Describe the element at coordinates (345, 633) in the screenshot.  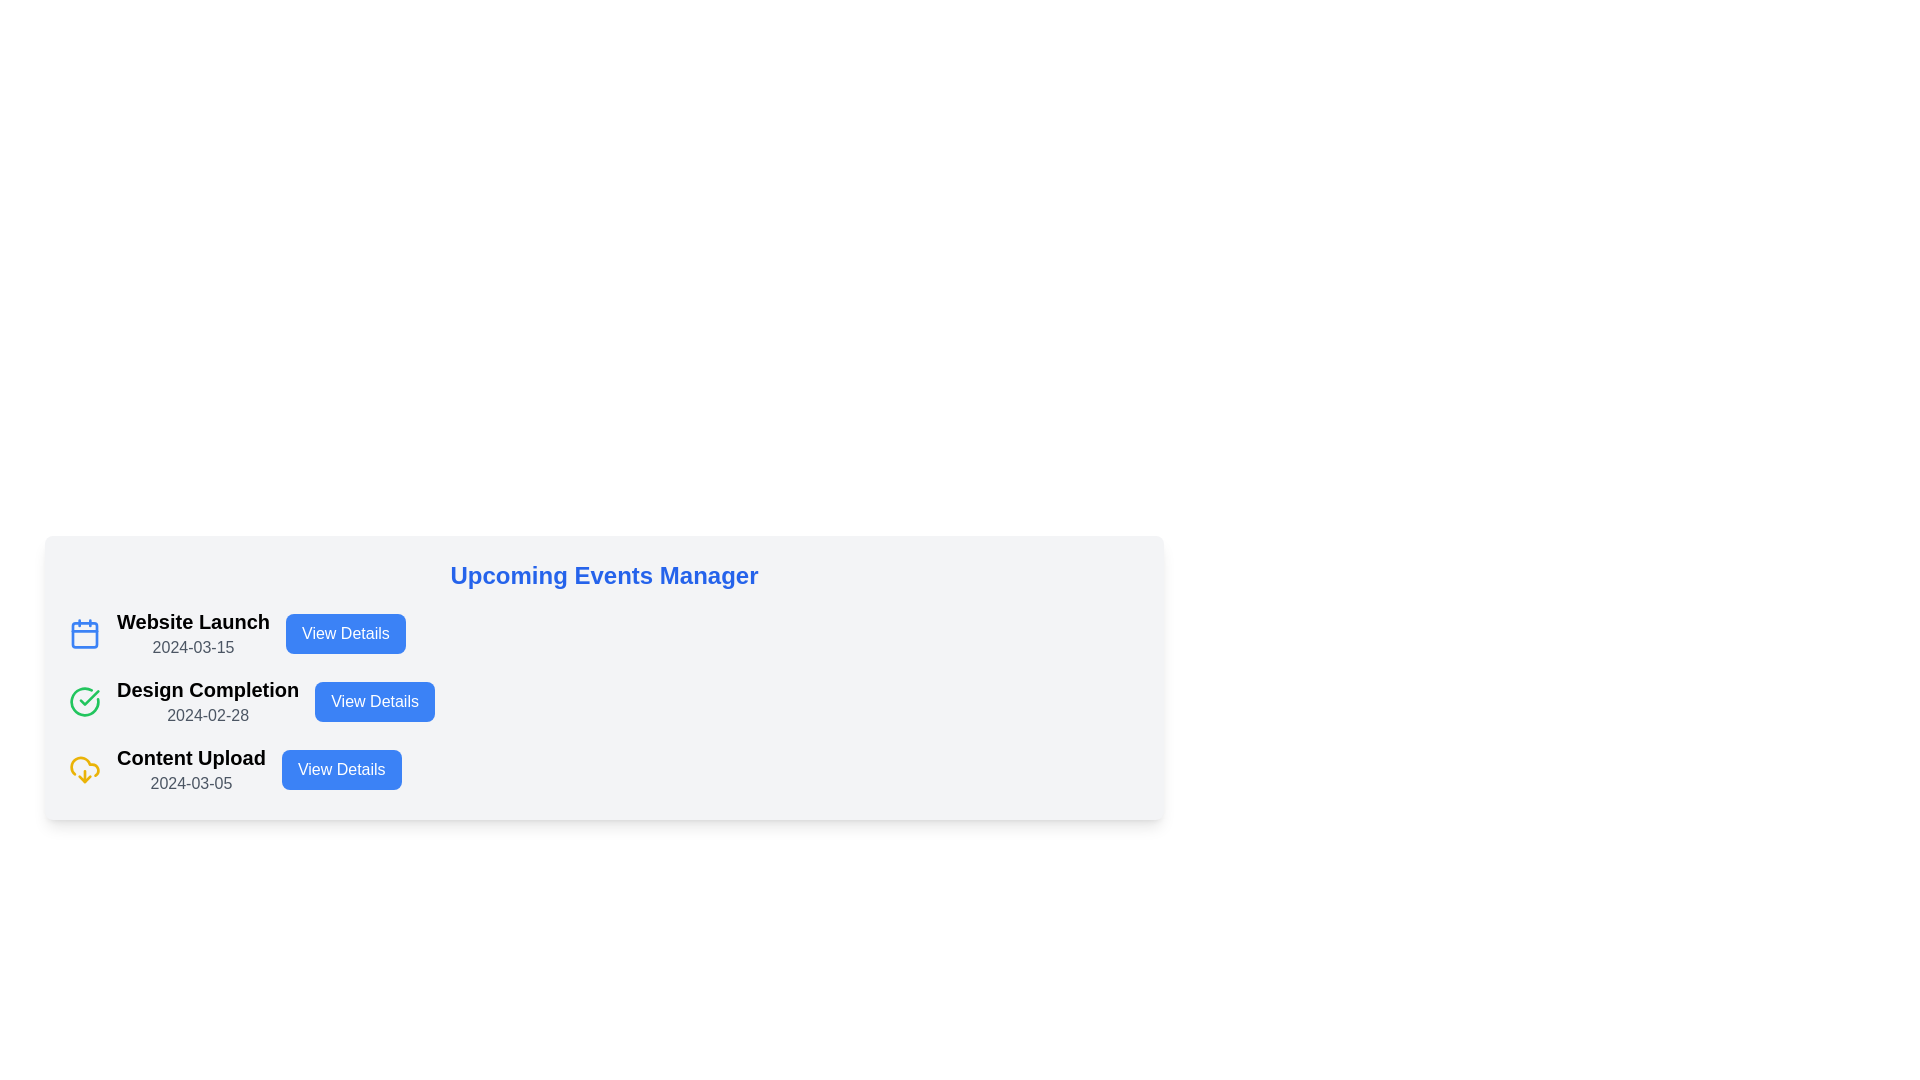
I see `the rightmost button in the horizontal grouping related to the 'Website Launch' event` at that location.